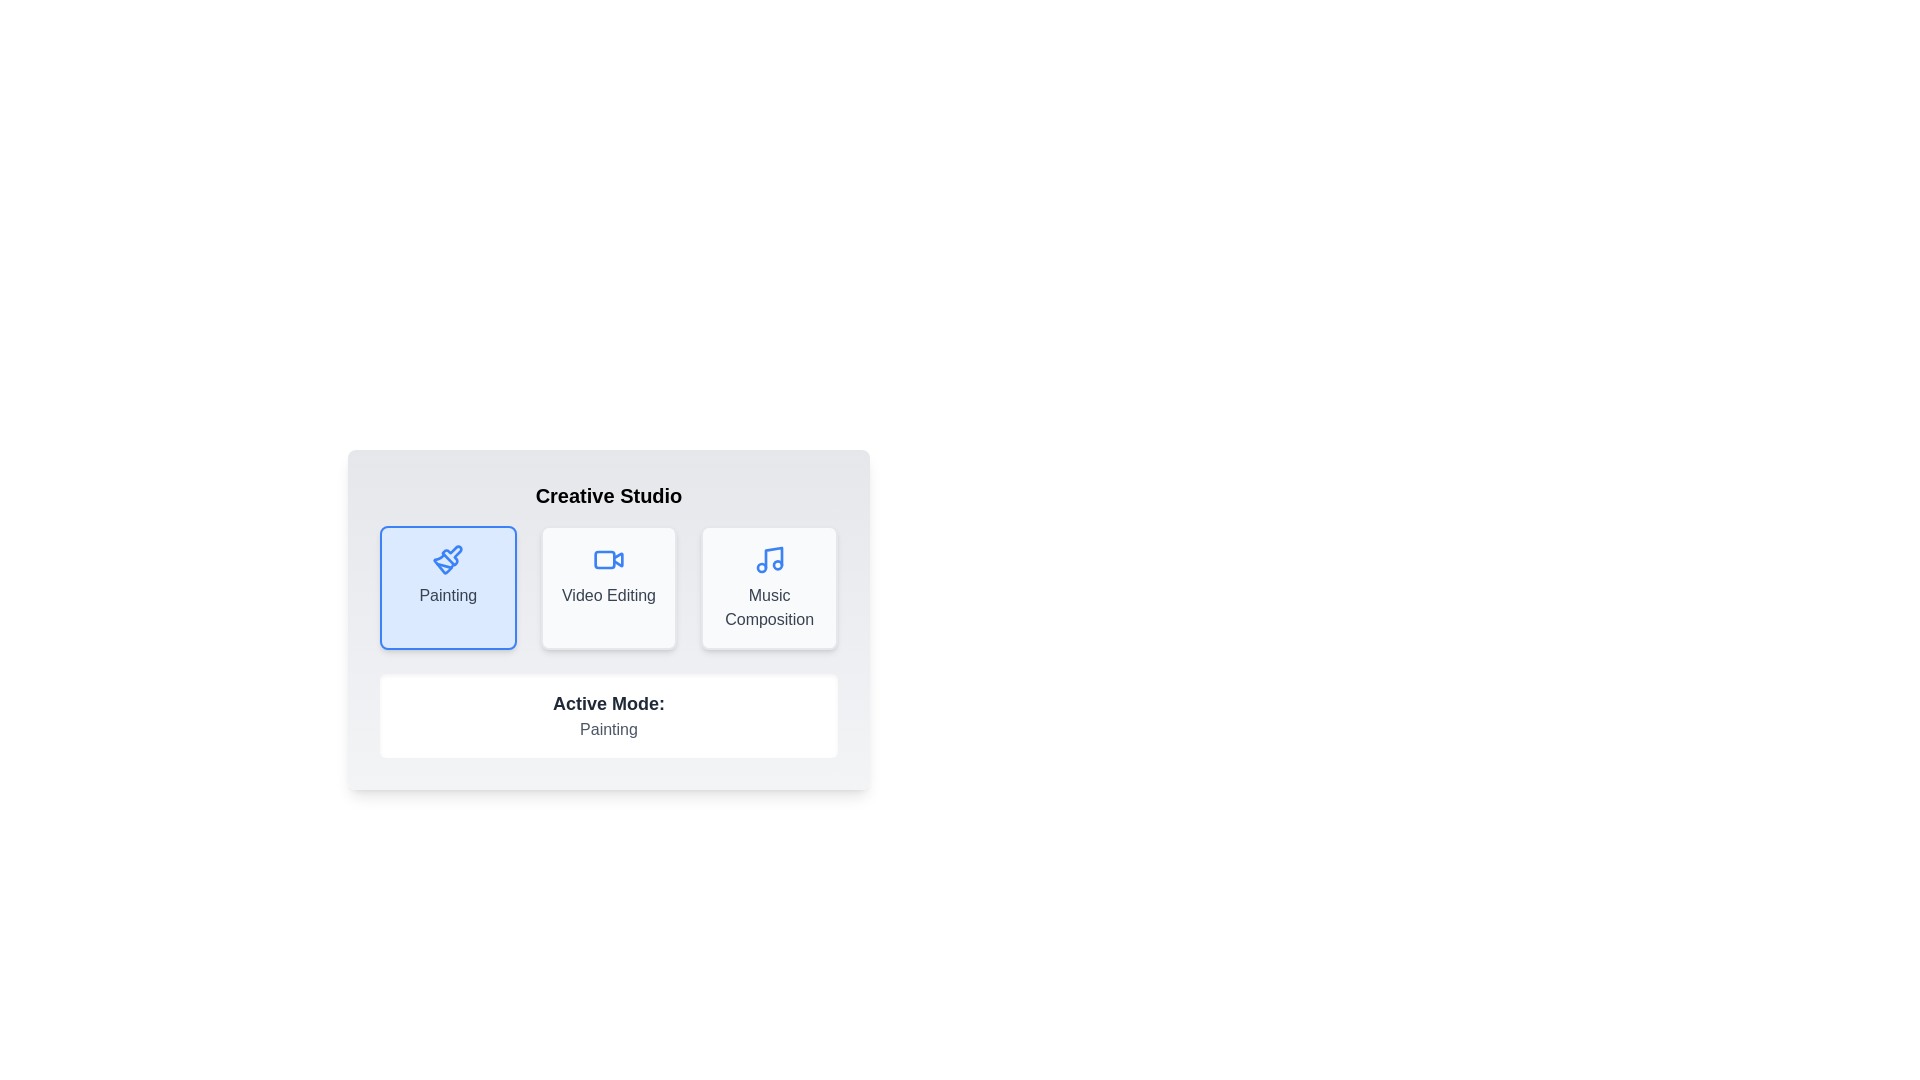  I want to click on the button corresponding to the selected mode Music Composition, so click(767, 586).